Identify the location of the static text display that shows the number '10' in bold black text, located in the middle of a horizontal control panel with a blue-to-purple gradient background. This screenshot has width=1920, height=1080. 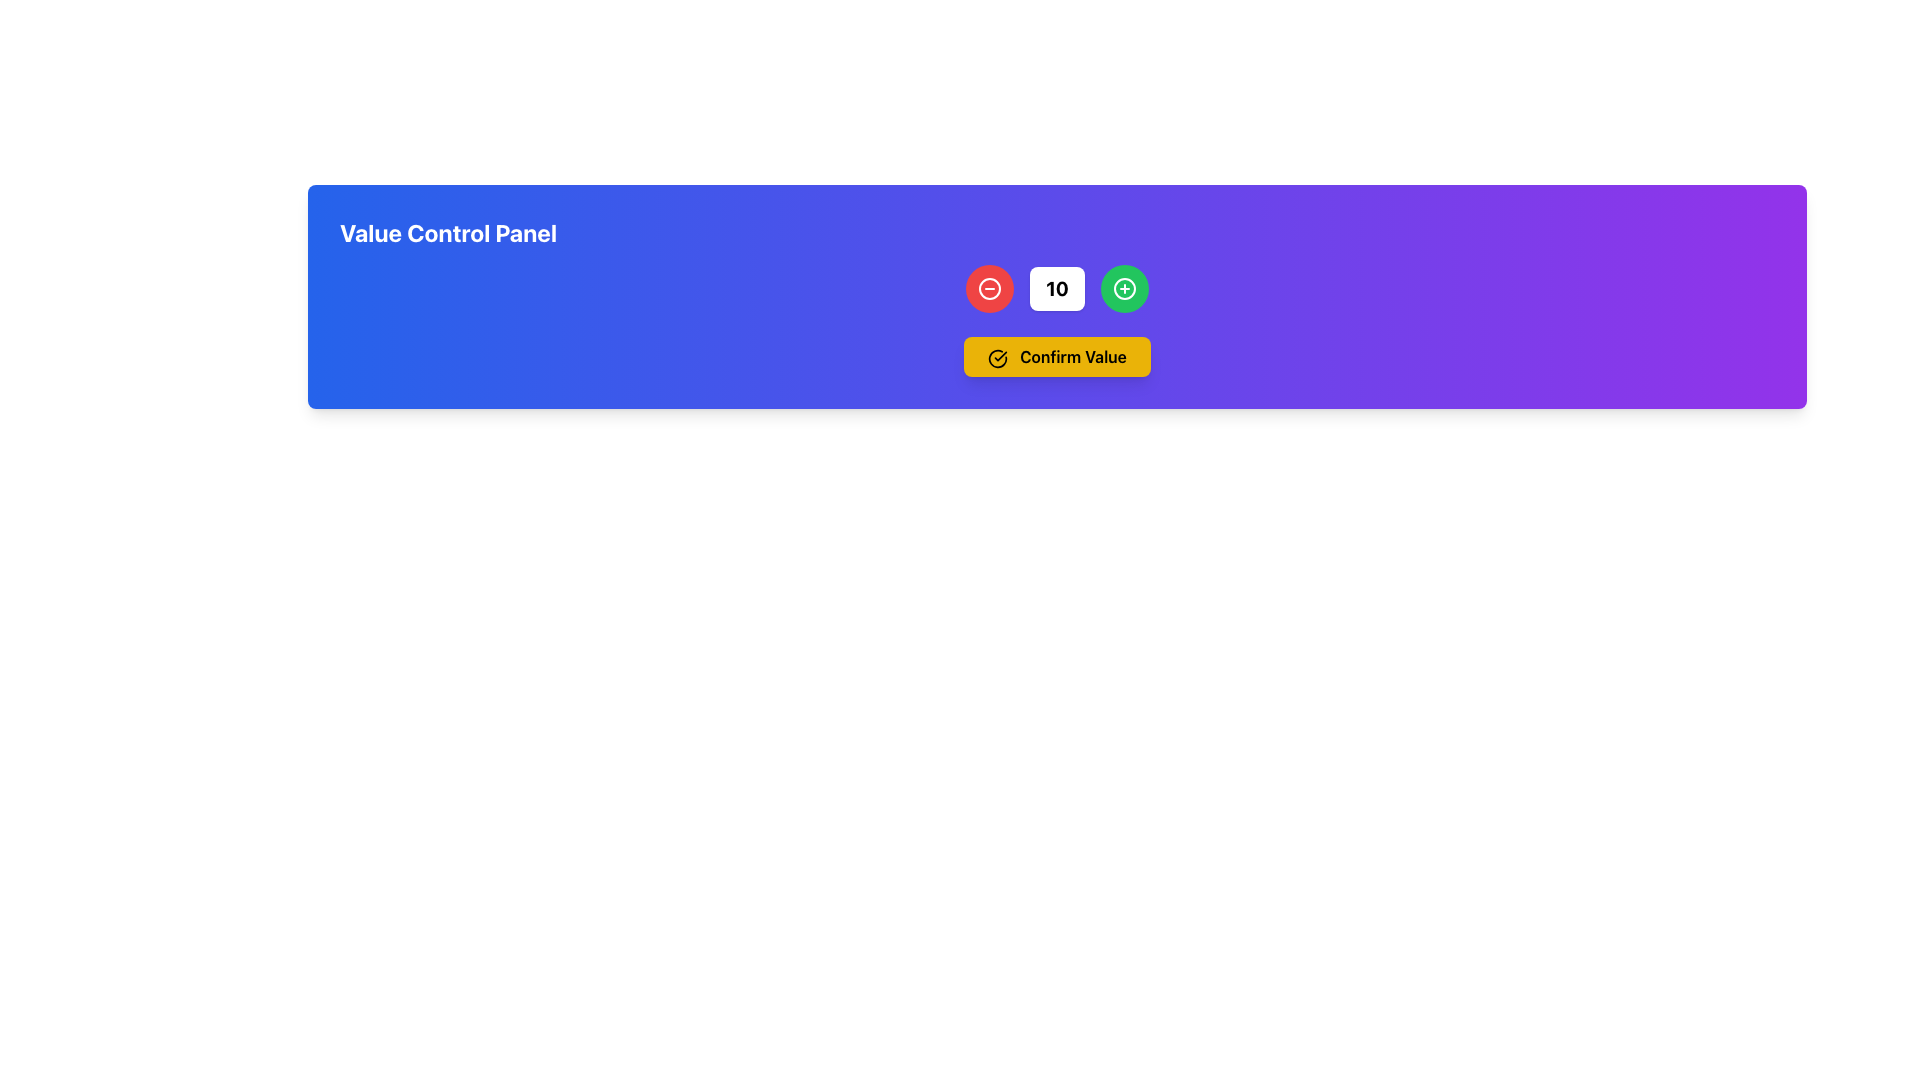
(1056, 289).